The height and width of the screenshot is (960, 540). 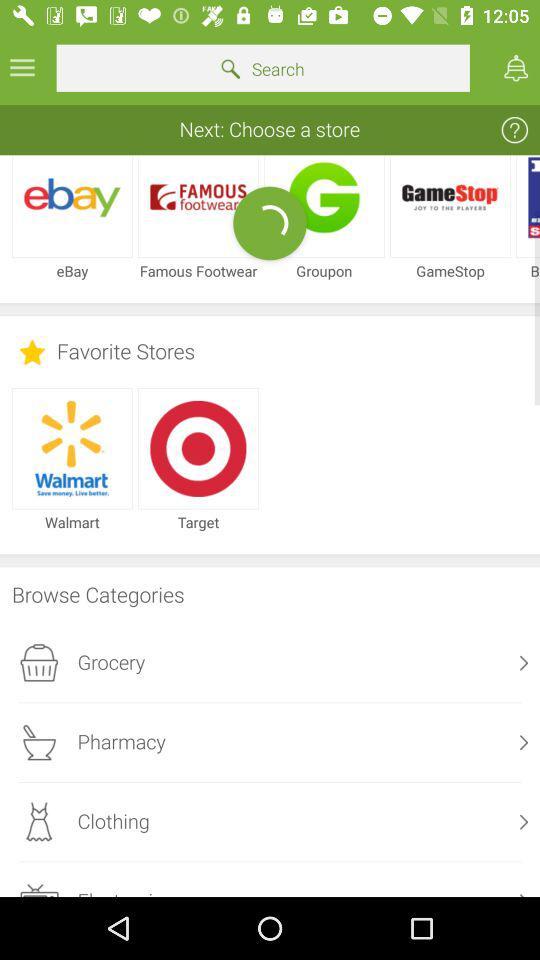 I want to click on the last icon of the page, so click(x=39, y=888).